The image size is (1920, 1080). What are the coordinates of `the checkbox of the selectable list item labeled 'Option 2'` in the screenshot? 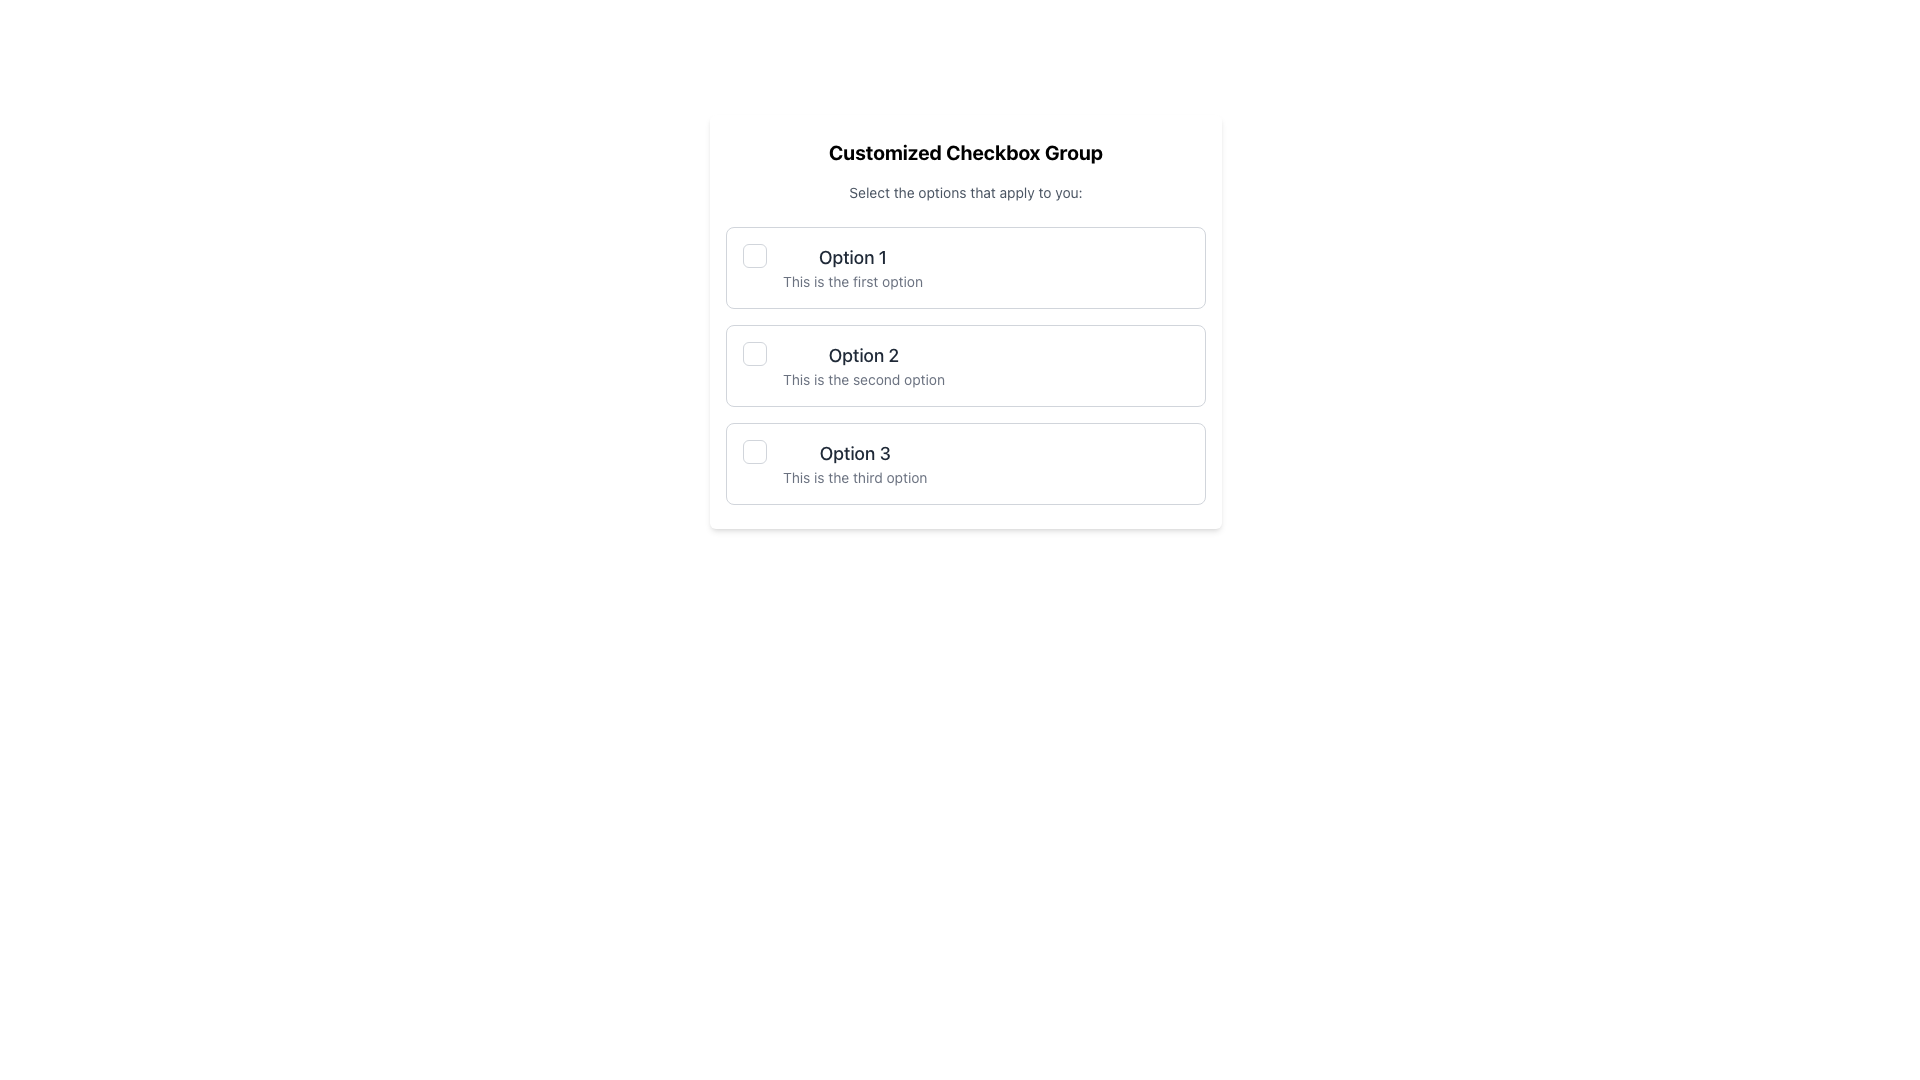 It's located at (965, 366).